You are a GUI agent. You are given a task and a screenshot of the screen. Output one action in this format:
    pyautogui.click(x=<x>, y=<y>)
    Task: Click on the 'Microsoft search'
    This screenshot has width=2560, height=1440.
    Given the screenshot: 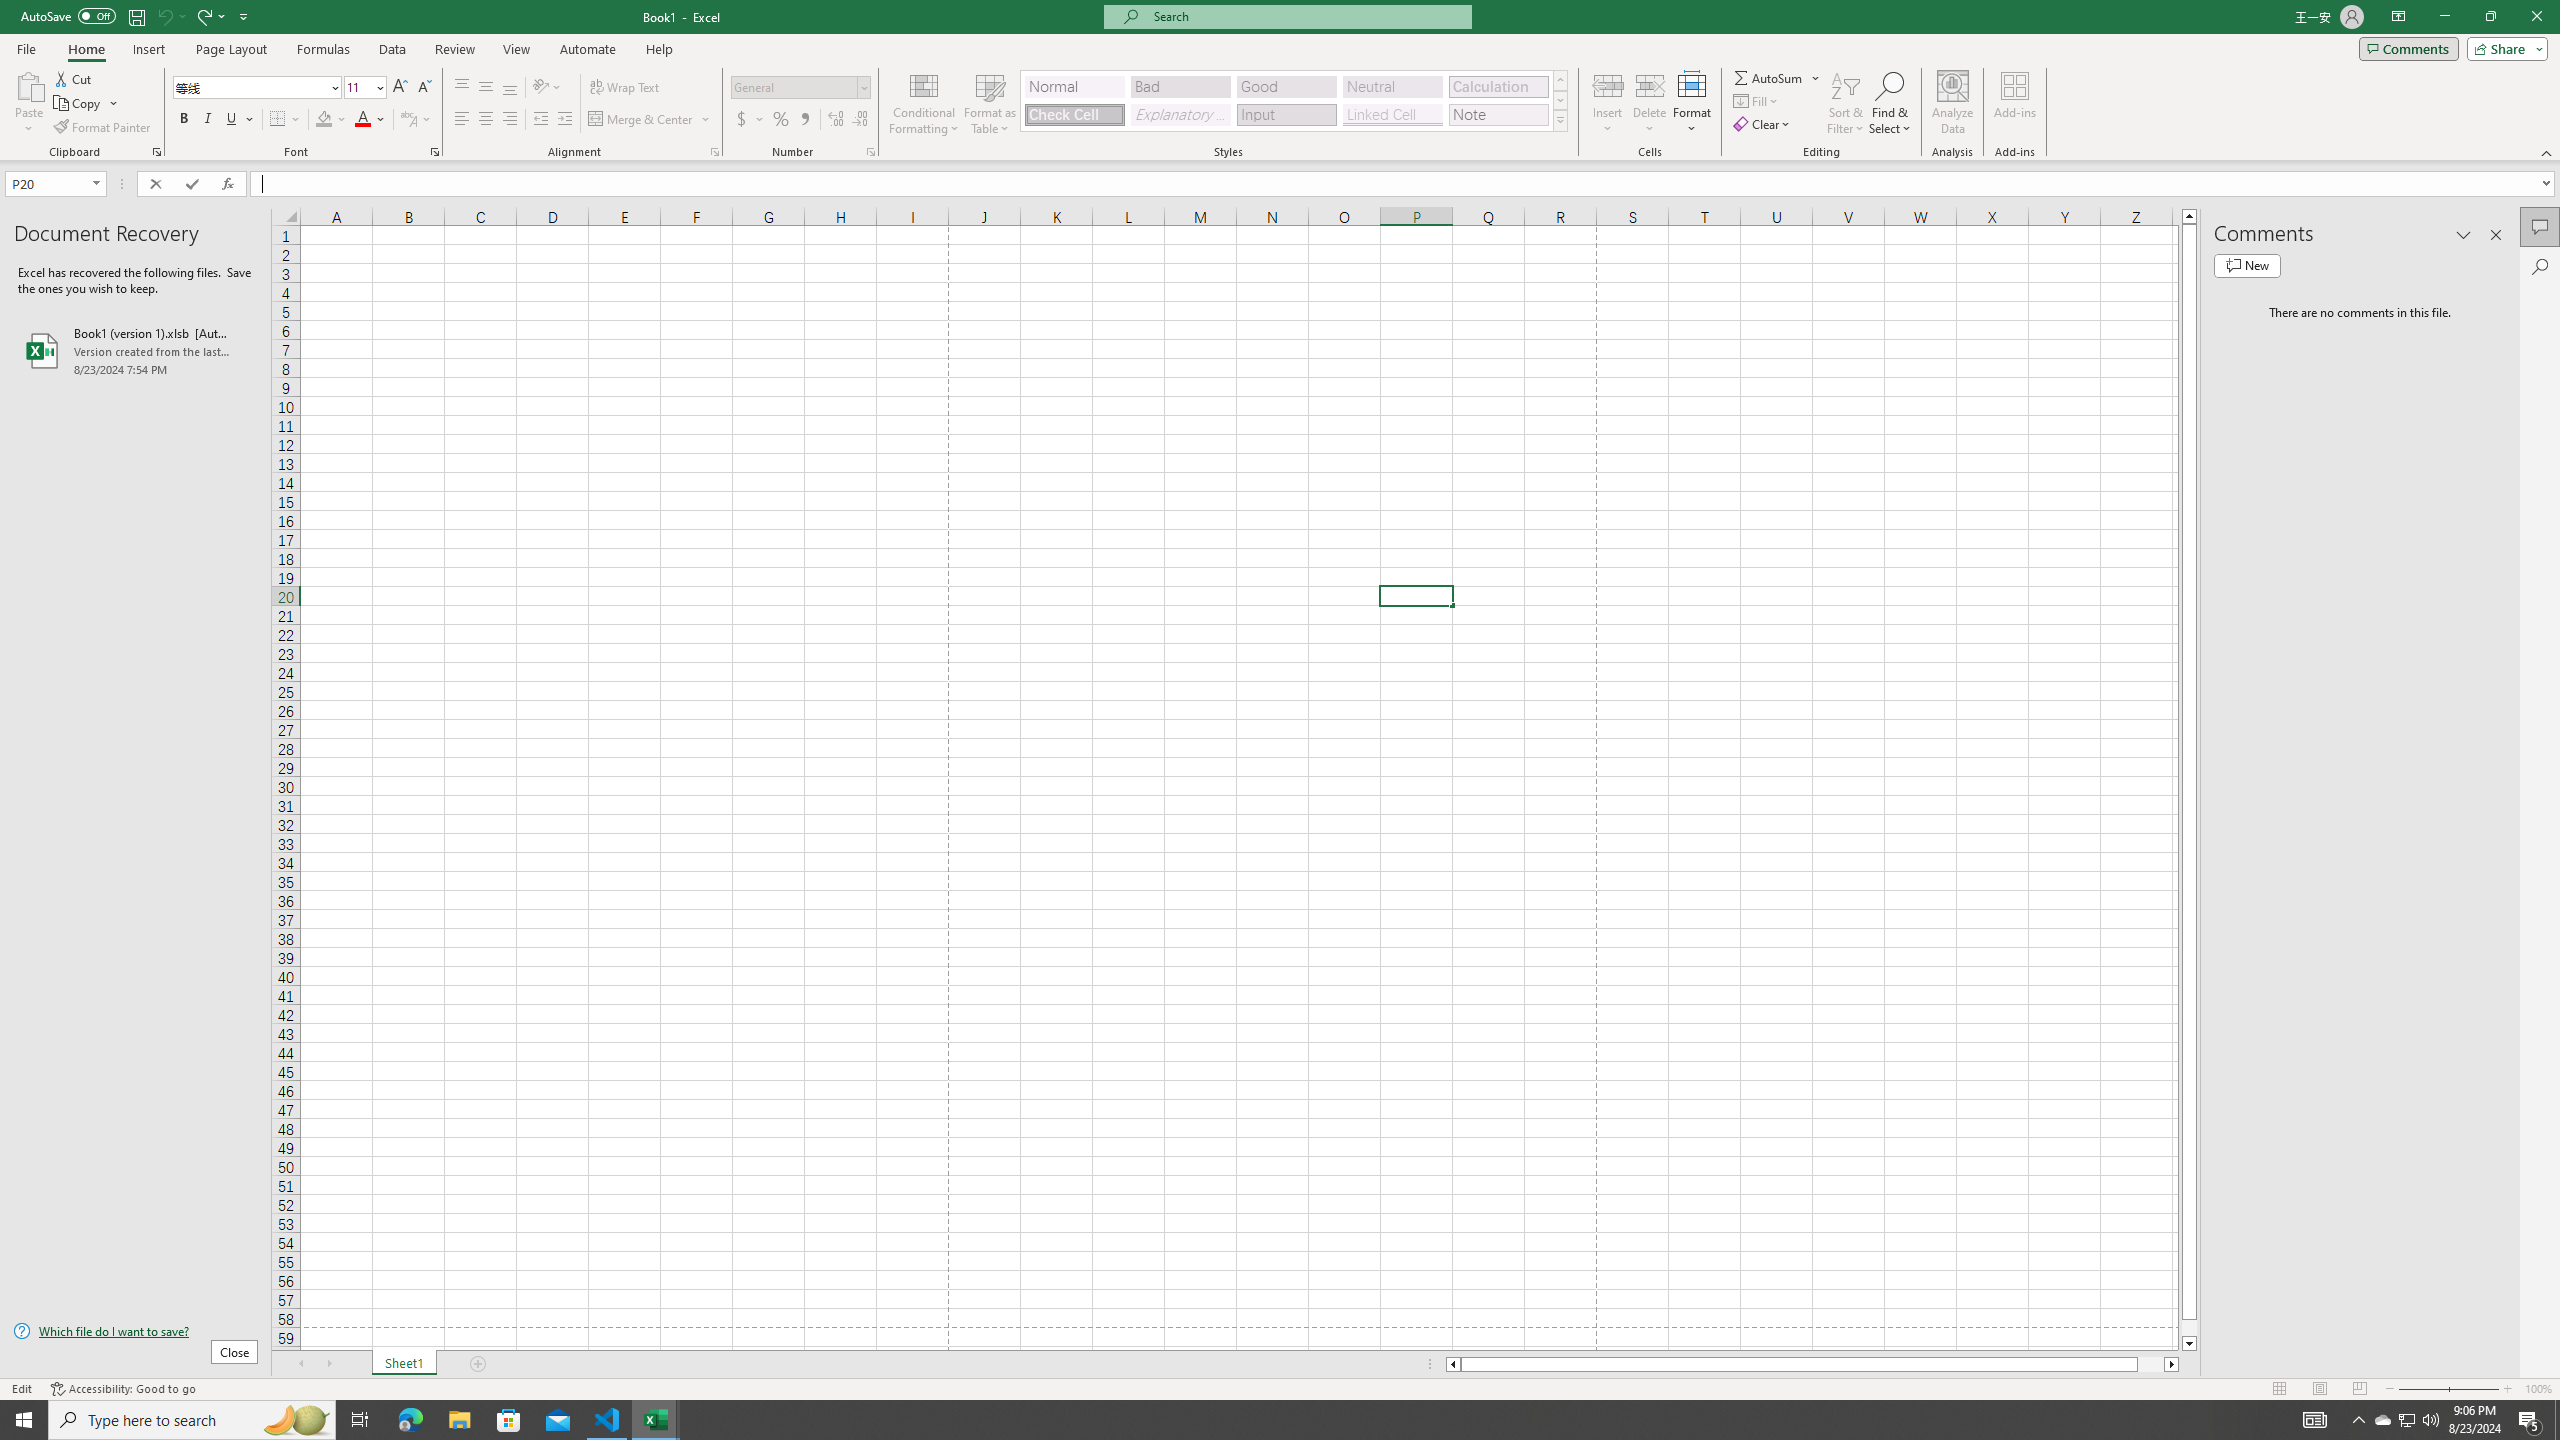 What is the action you would take?
    pyautogui.click(x=1304, y=16)
    